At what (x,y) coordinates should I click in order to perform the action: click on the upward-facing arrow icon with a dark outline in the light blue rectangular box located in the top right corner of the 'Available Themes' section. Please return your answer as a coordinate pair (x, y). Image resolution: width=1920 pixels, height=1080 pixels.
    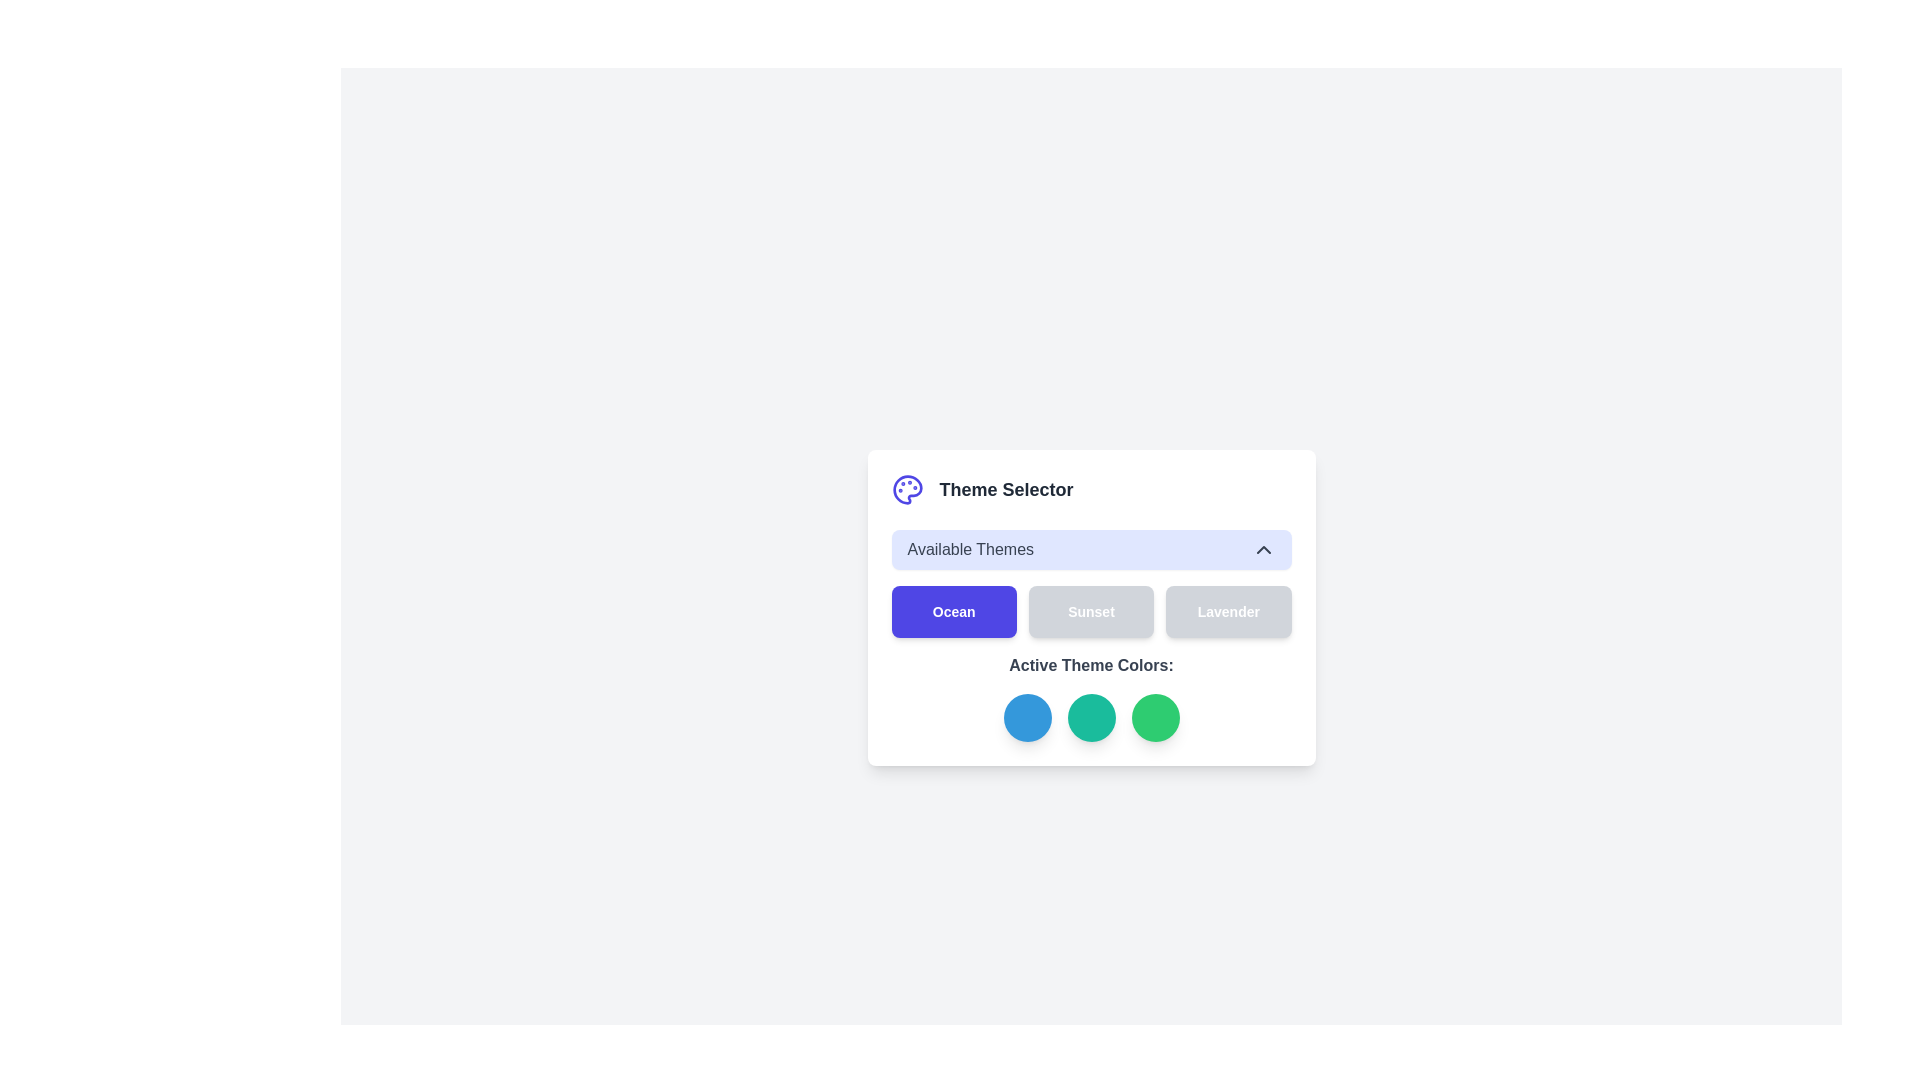
    Looking at the image, I should click on (1262, 550).